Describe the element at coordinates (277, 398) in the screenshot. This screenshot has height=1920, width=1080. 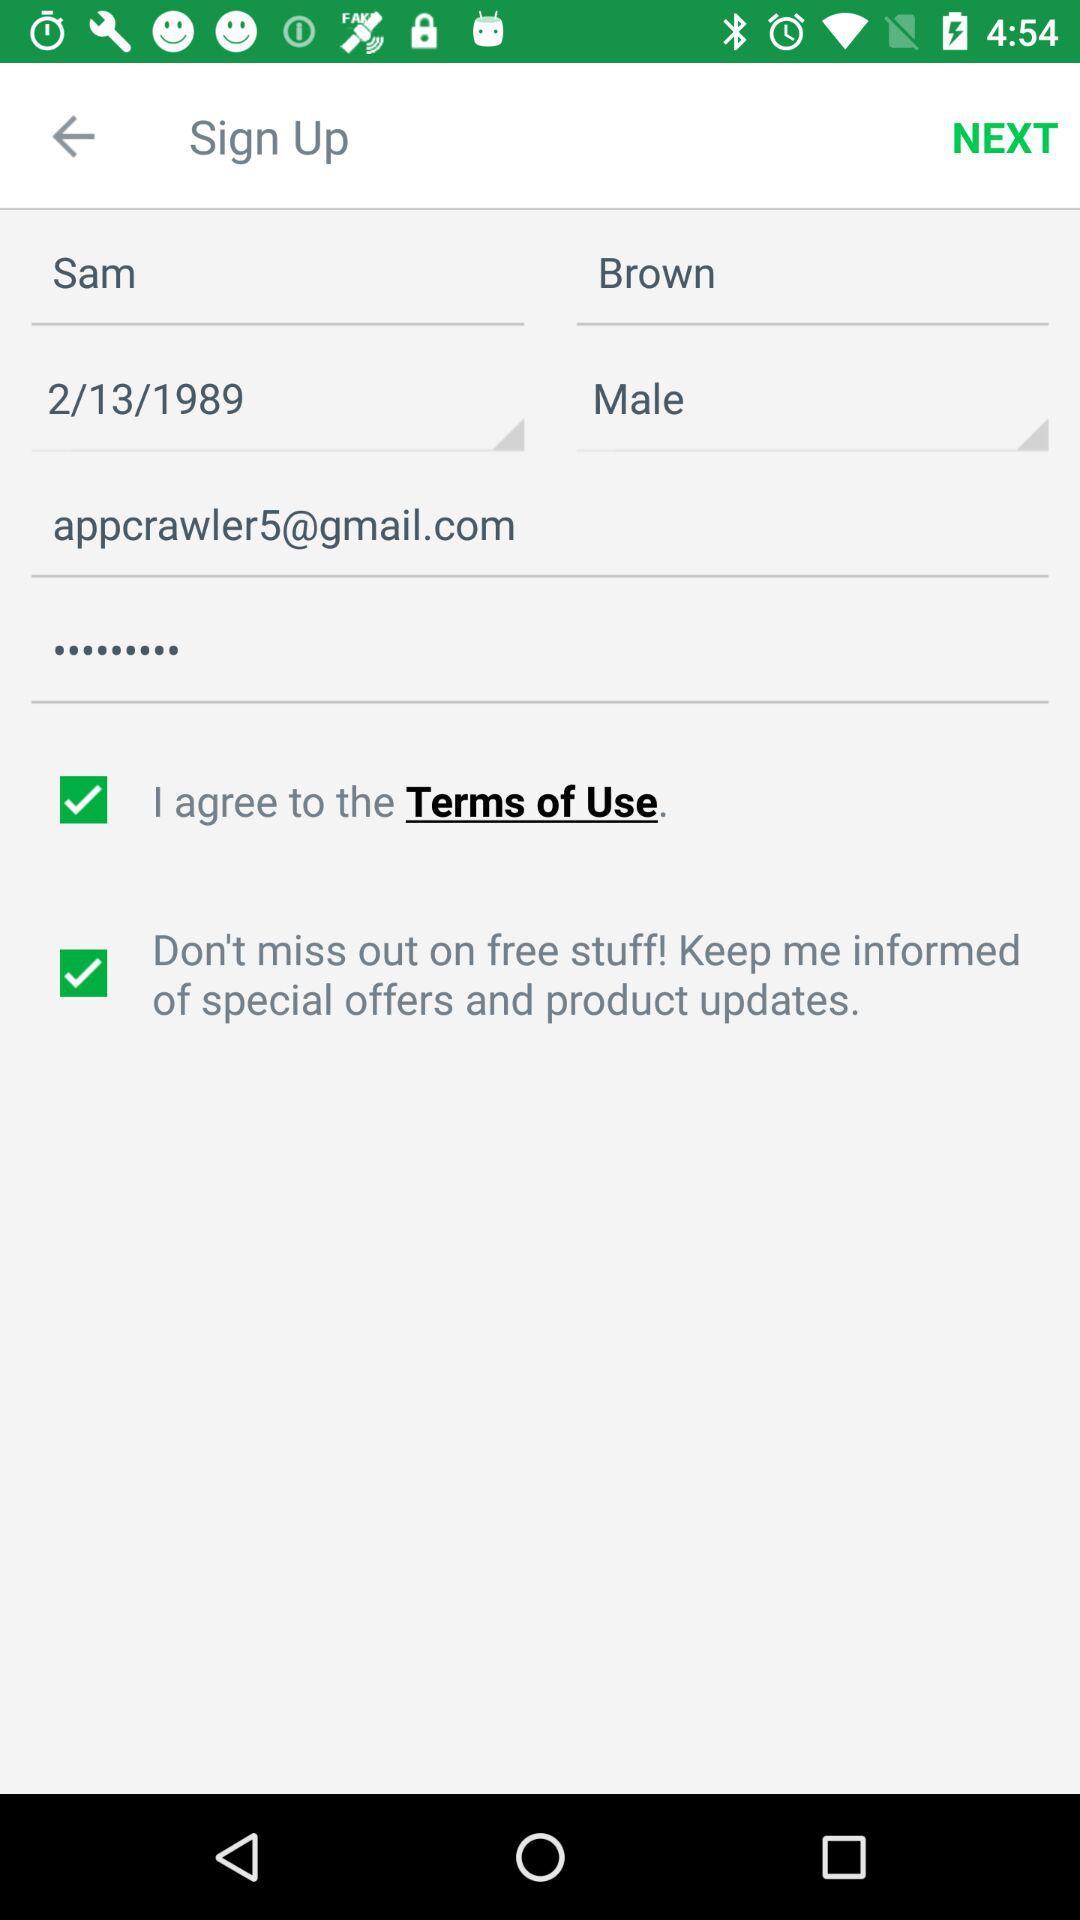
I see `the item to the left of the brown item` at that location.